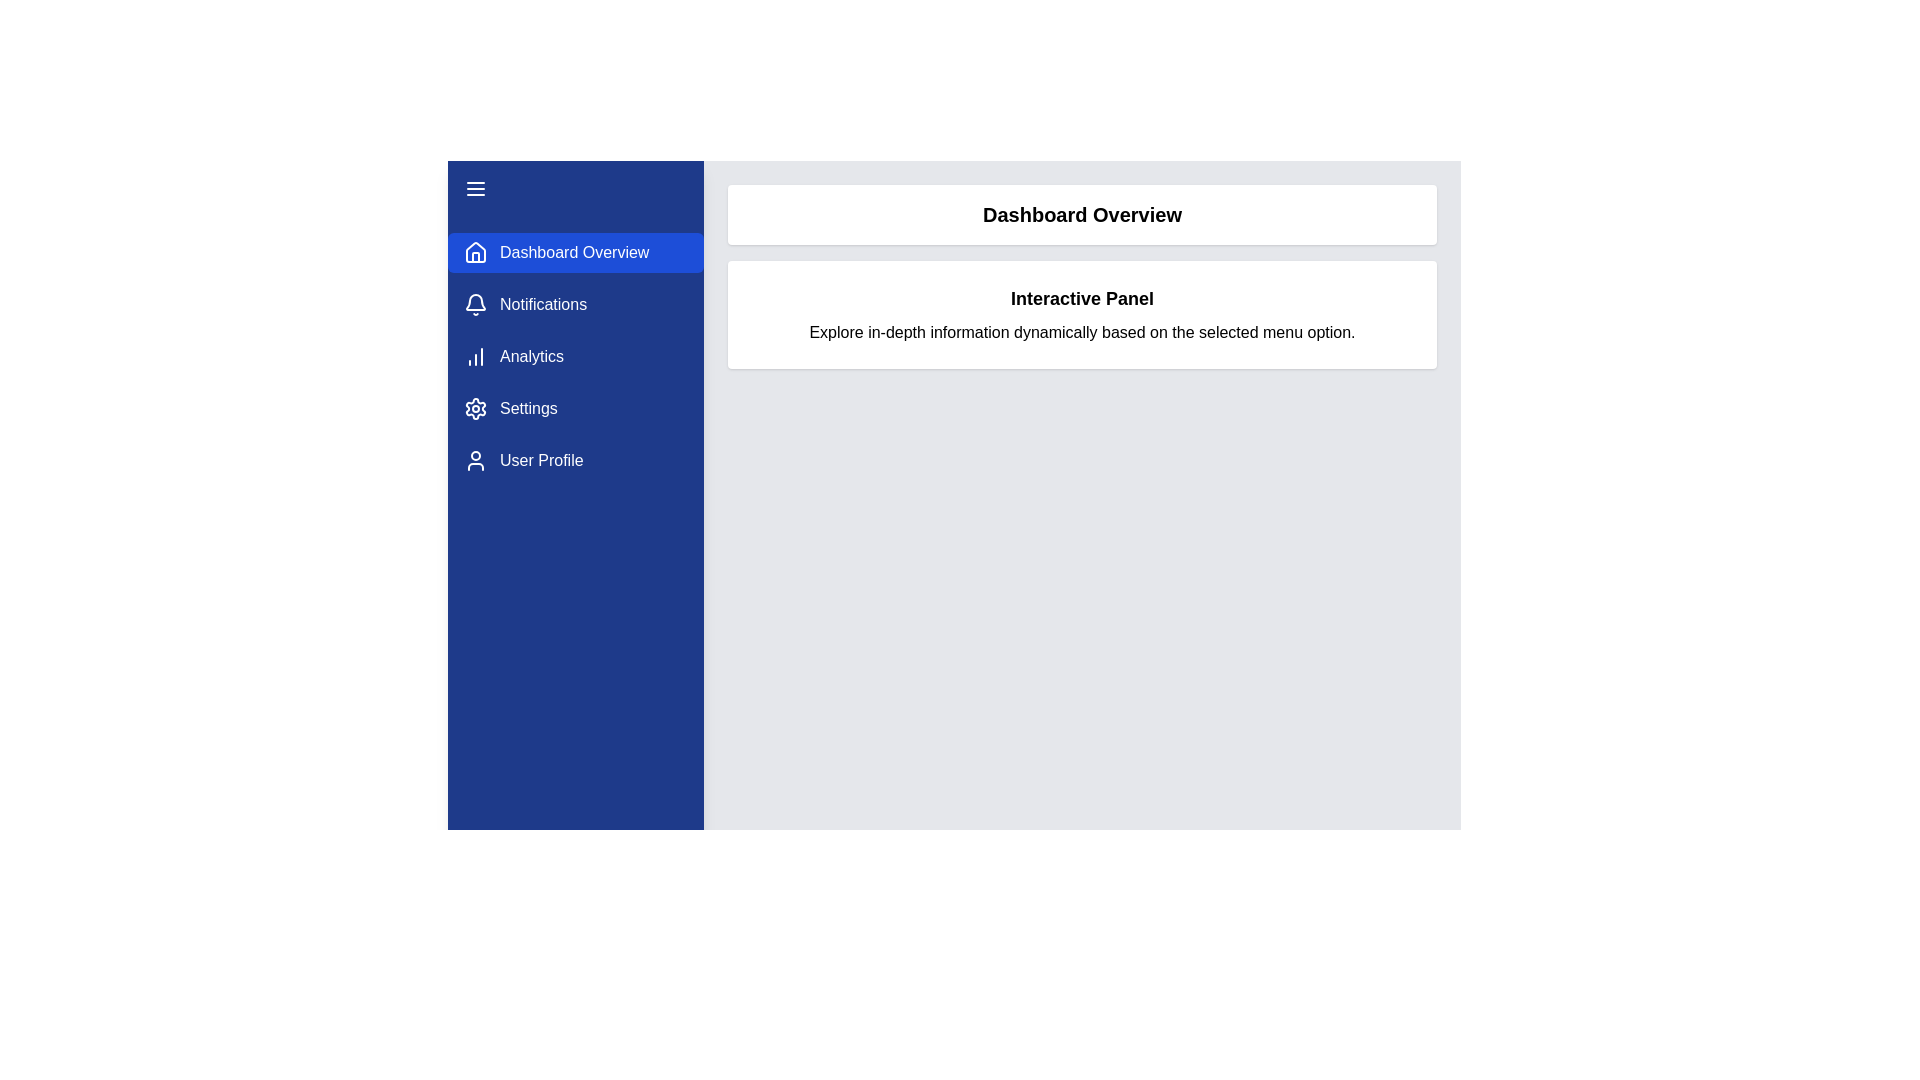  I want to click on the menu toggle button located at the top left corner of the vertical navigation bar, so click(474, 189).